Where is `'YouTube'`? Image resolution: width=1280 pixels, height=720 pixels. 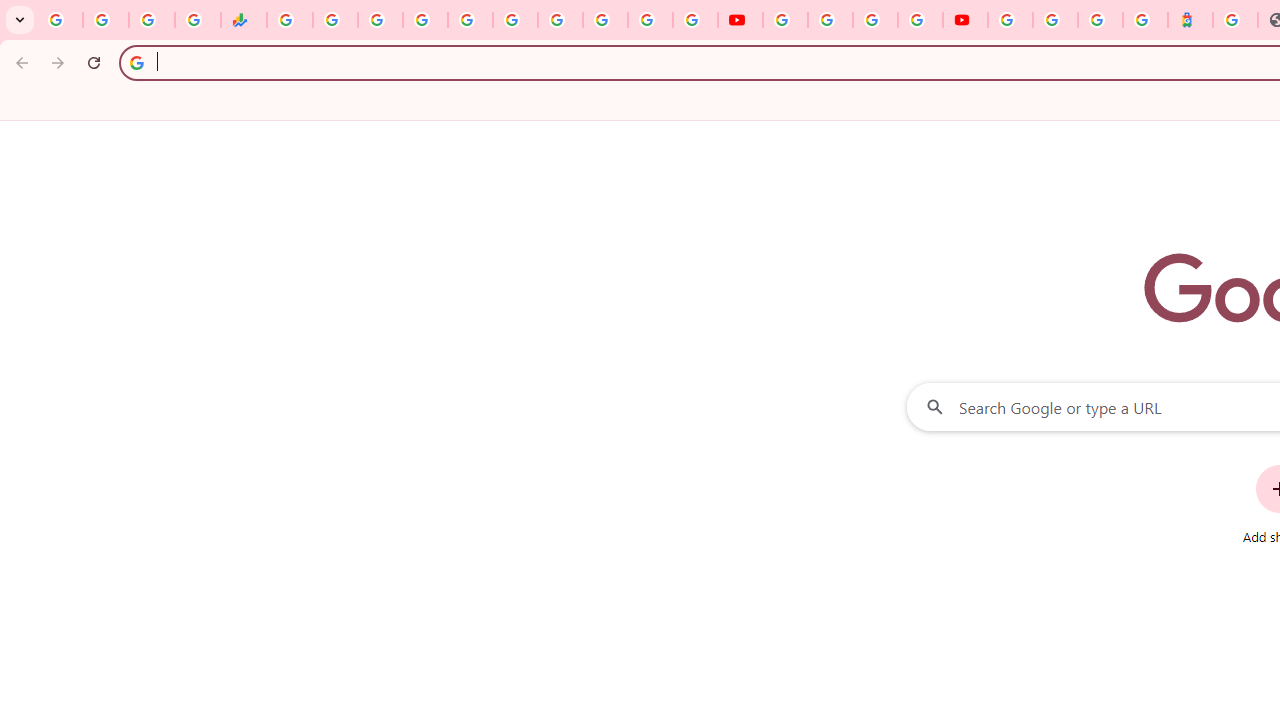 'YouTube' is located at coordinates (784, 20).